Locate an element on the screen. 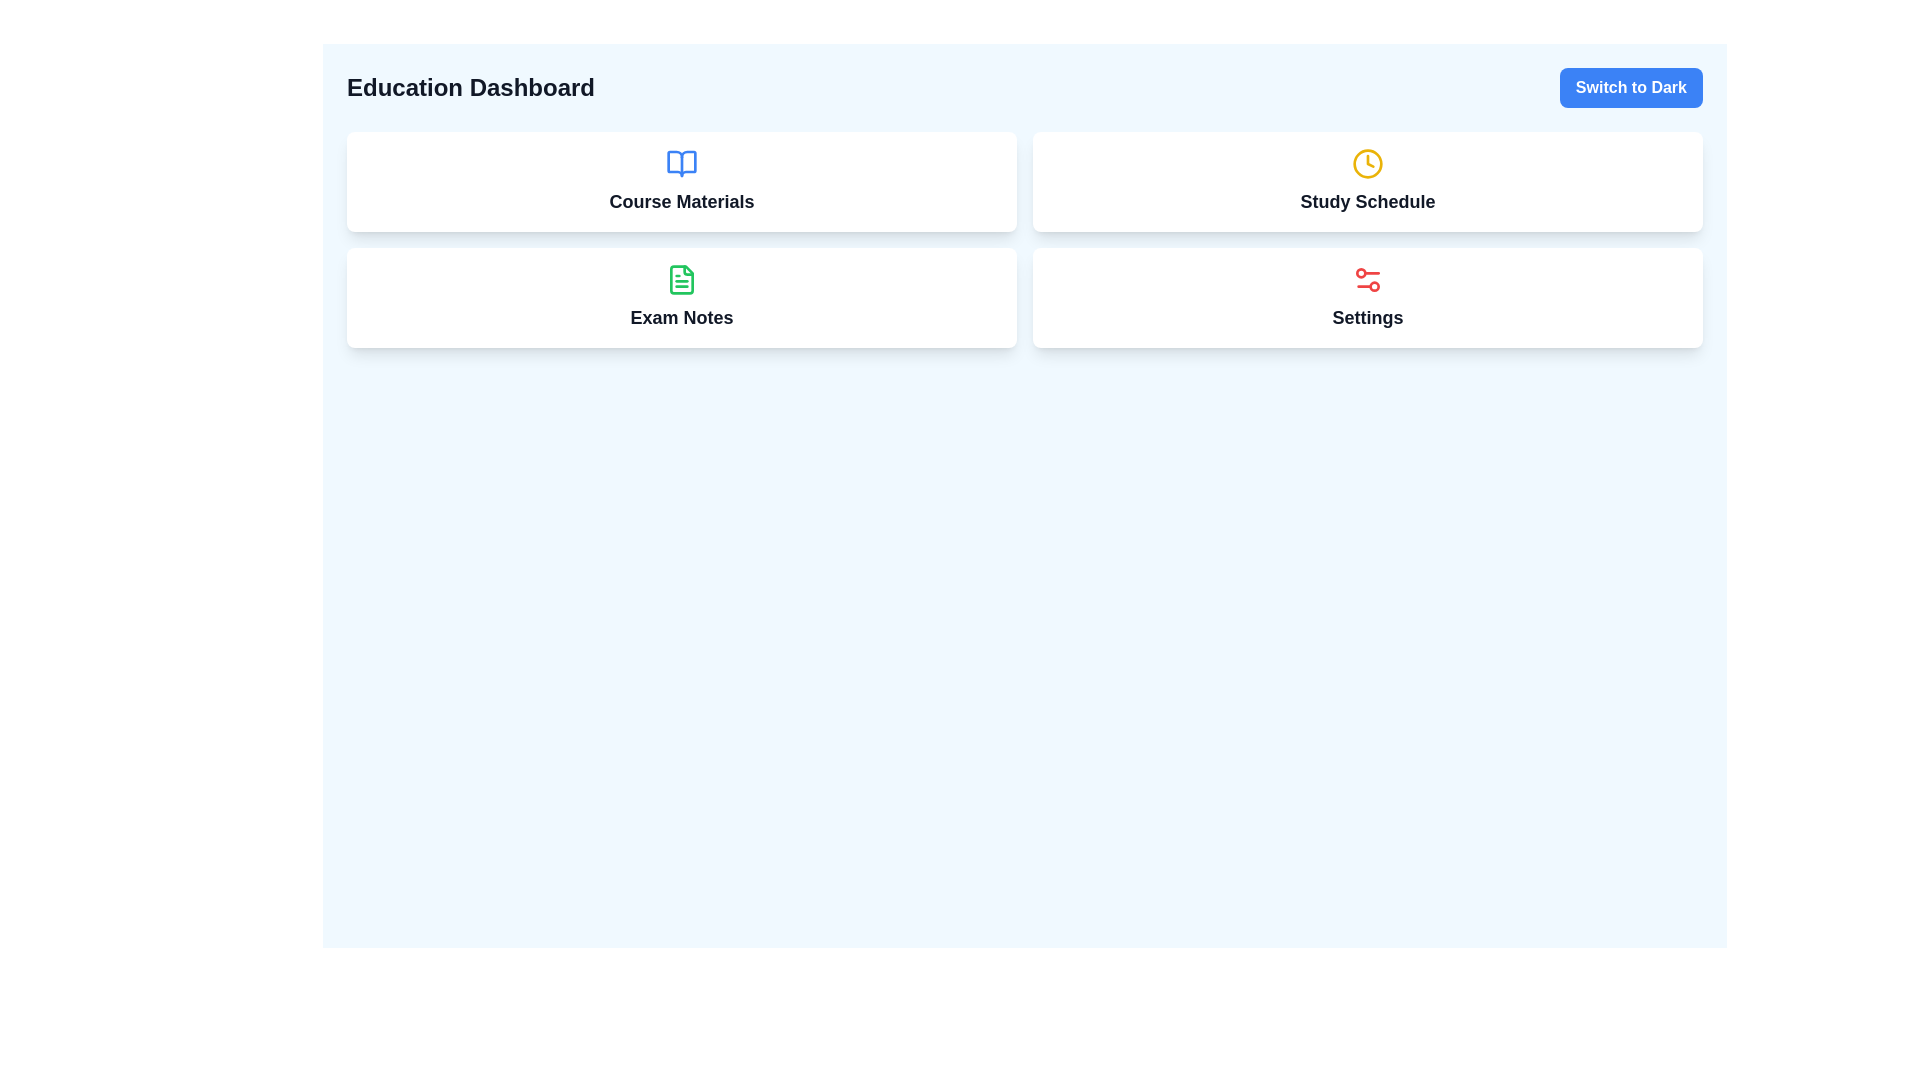 The height and width of the screenshot is (1080, 1920). the visual appearance of the green document icon located at the top of the 'Exam Notes' box in the bottom-left quadrant of the main grid is located at coordinates (681, 280).